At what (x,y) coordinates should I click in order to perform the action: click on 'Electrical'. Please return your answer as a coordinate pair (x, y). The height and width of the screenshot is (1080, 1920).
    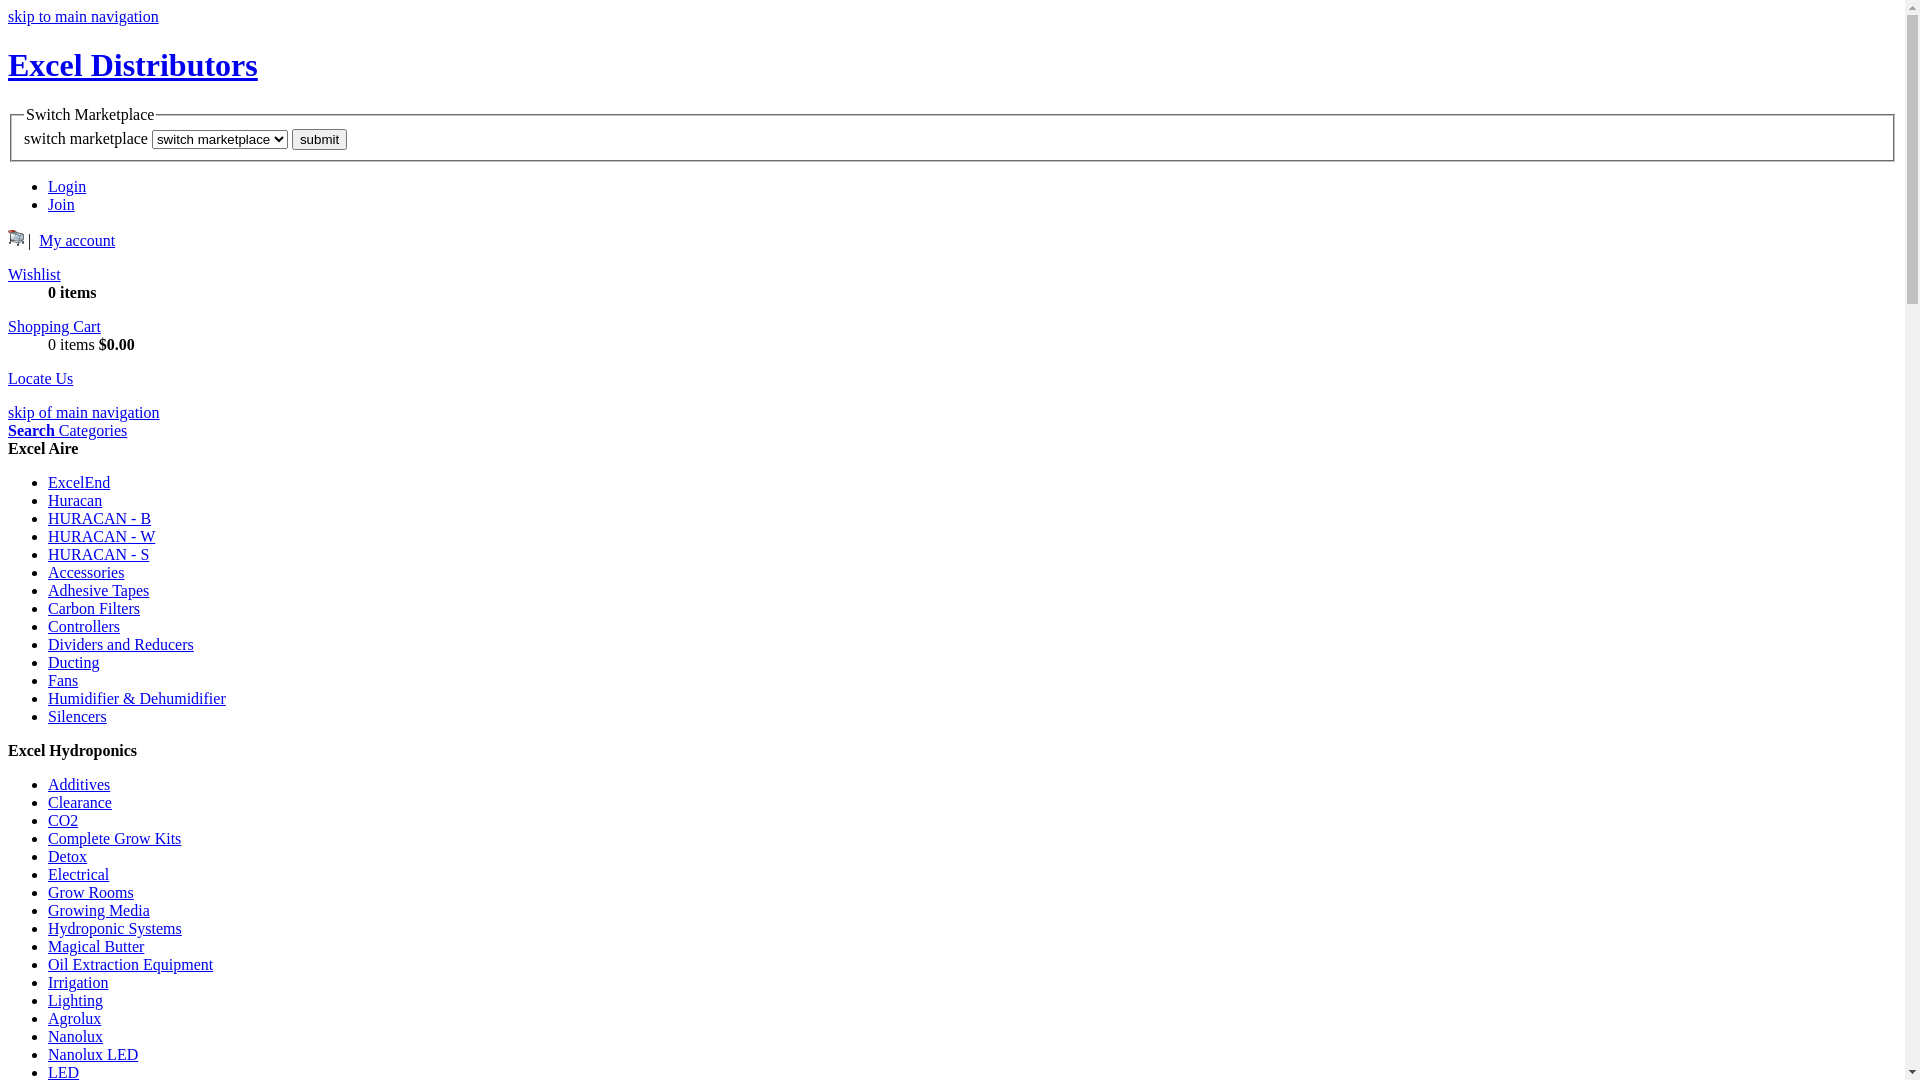
    Looking at the image, I should click on (48, 873).